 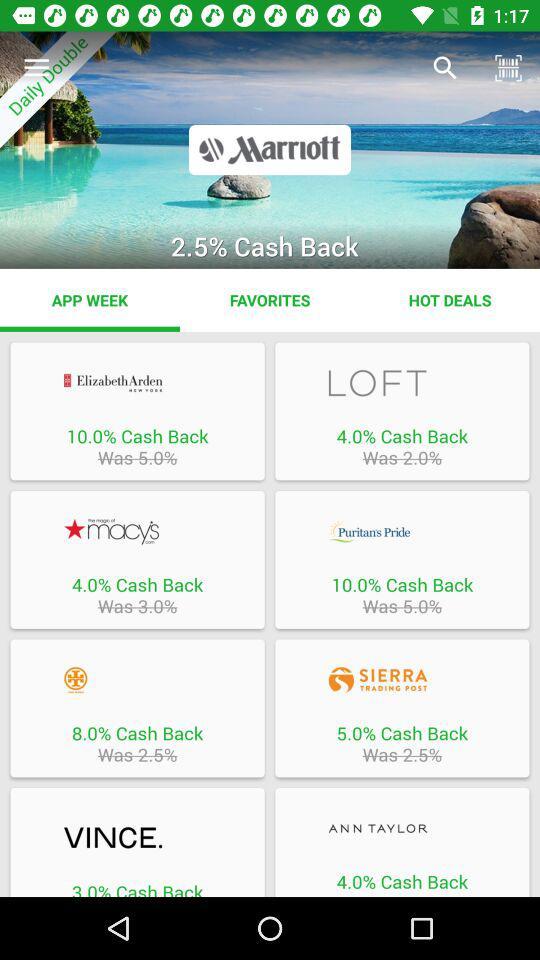 What do you see at coordinates (402, 828) in the screenshot?
I see `access website` at bounding box center [402, 828].